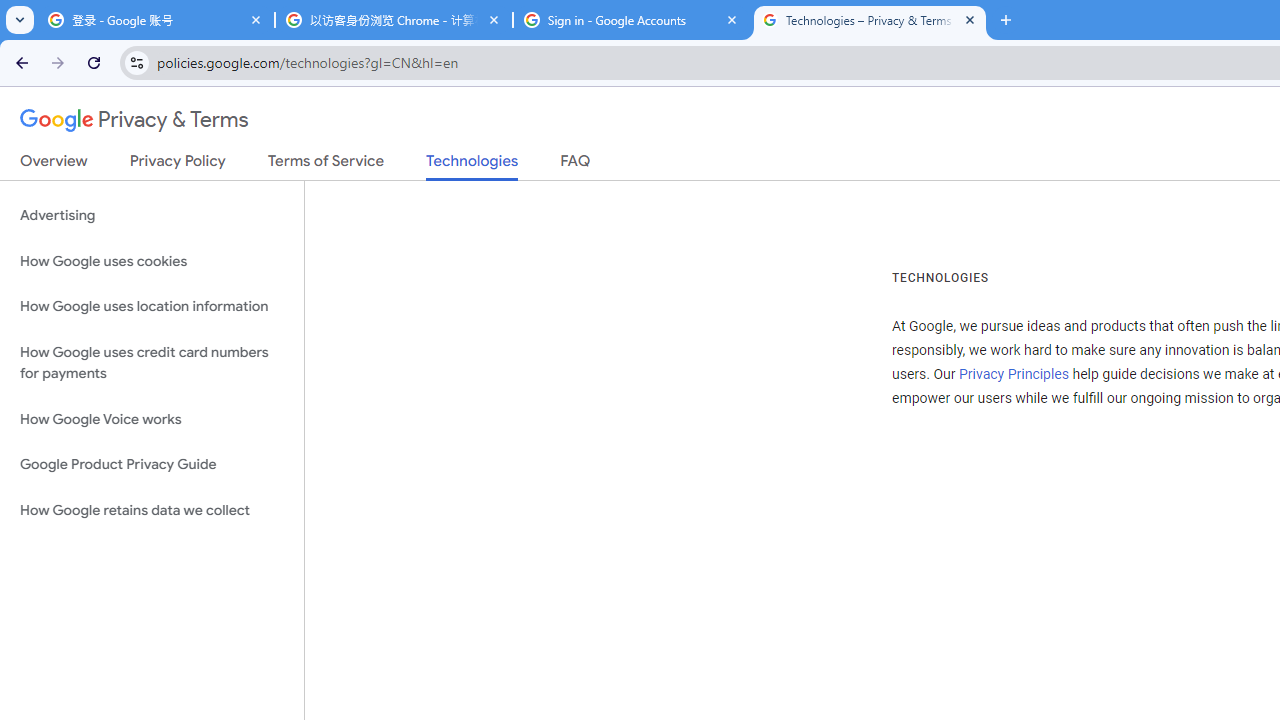 The height and width of the screenshot is (720, 1280). What do you see at coordinates (151, 362) in the screenshot?
I see `'How Google uses credit card numbers for payments'` at bounding box center [151, 362].